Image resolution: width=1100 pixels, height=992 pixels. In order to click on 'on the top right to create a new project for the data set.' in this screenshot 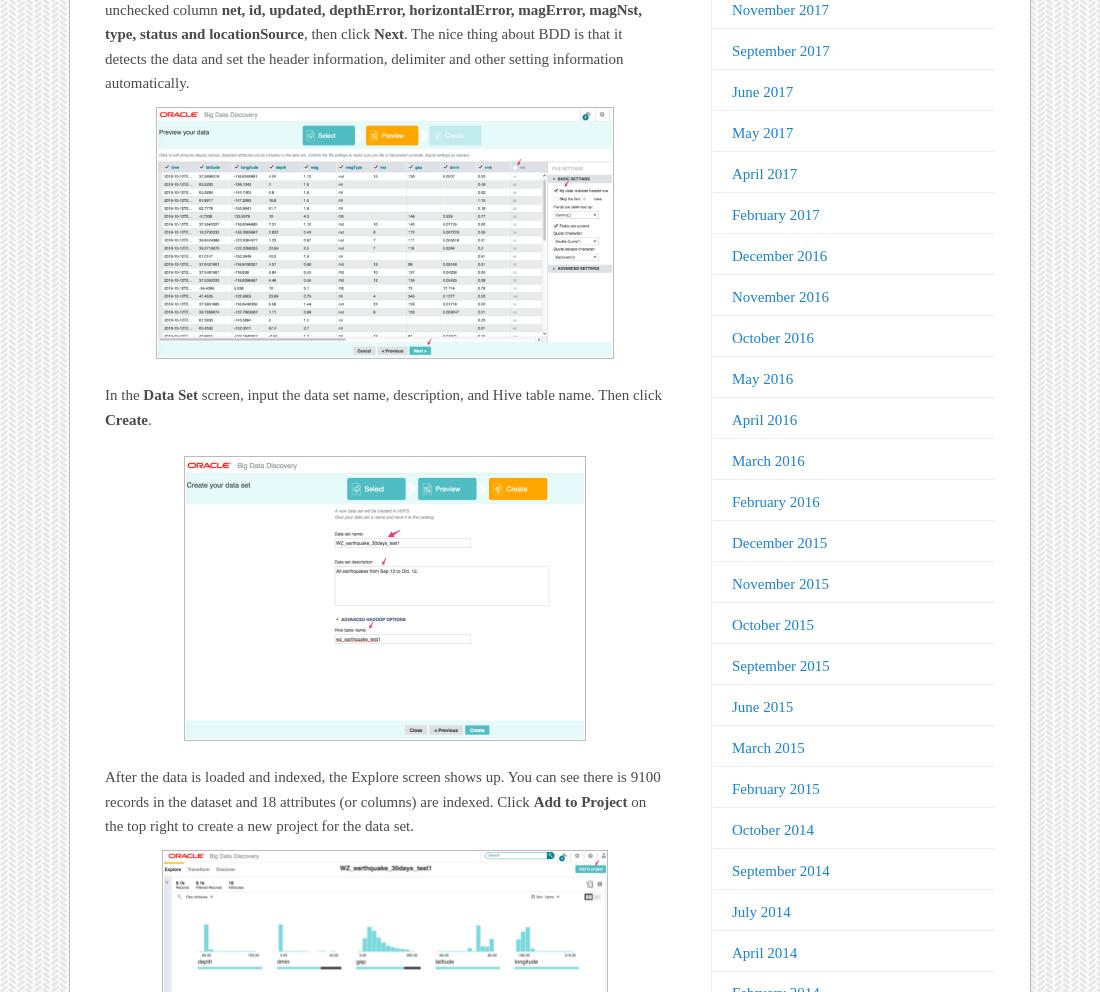, I will do `click(375, 813)`.